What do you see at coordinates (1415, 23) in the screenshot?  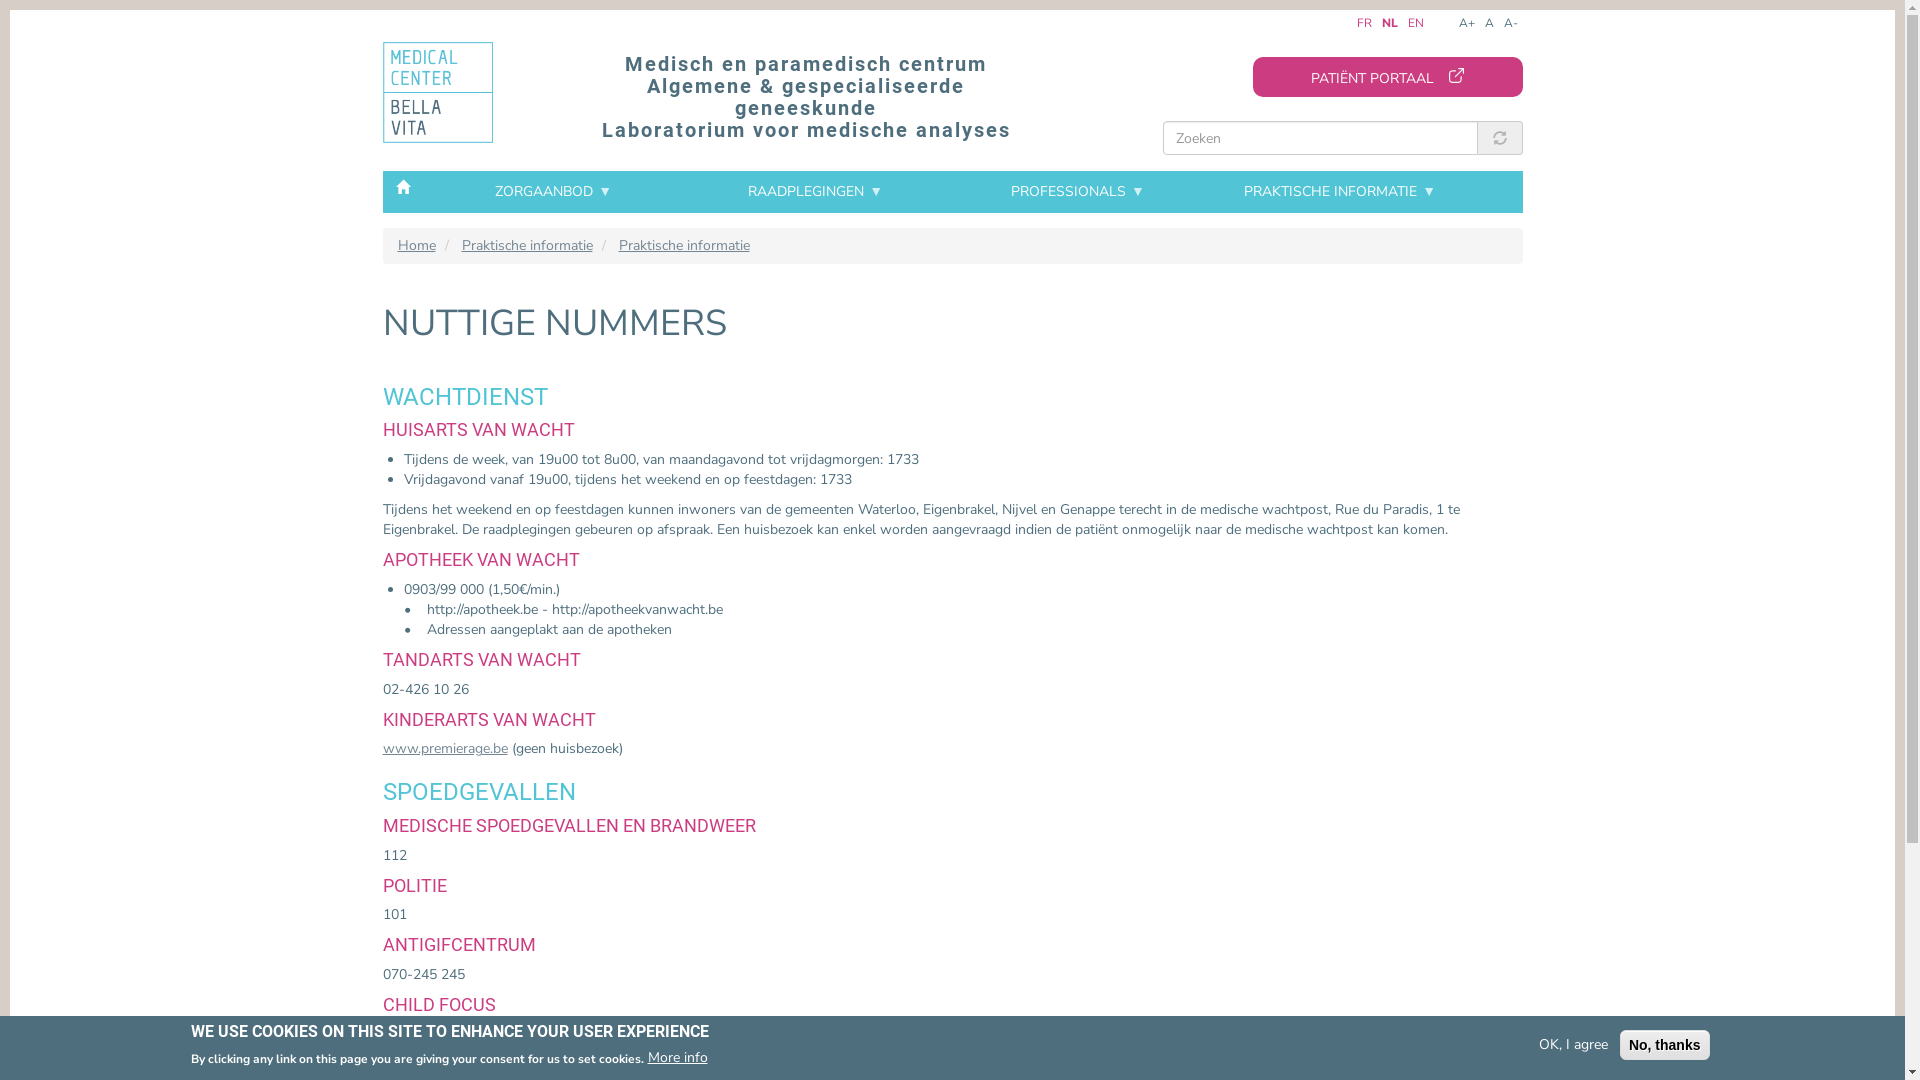 I see `'EN'` at bounding box center [1415, 23].